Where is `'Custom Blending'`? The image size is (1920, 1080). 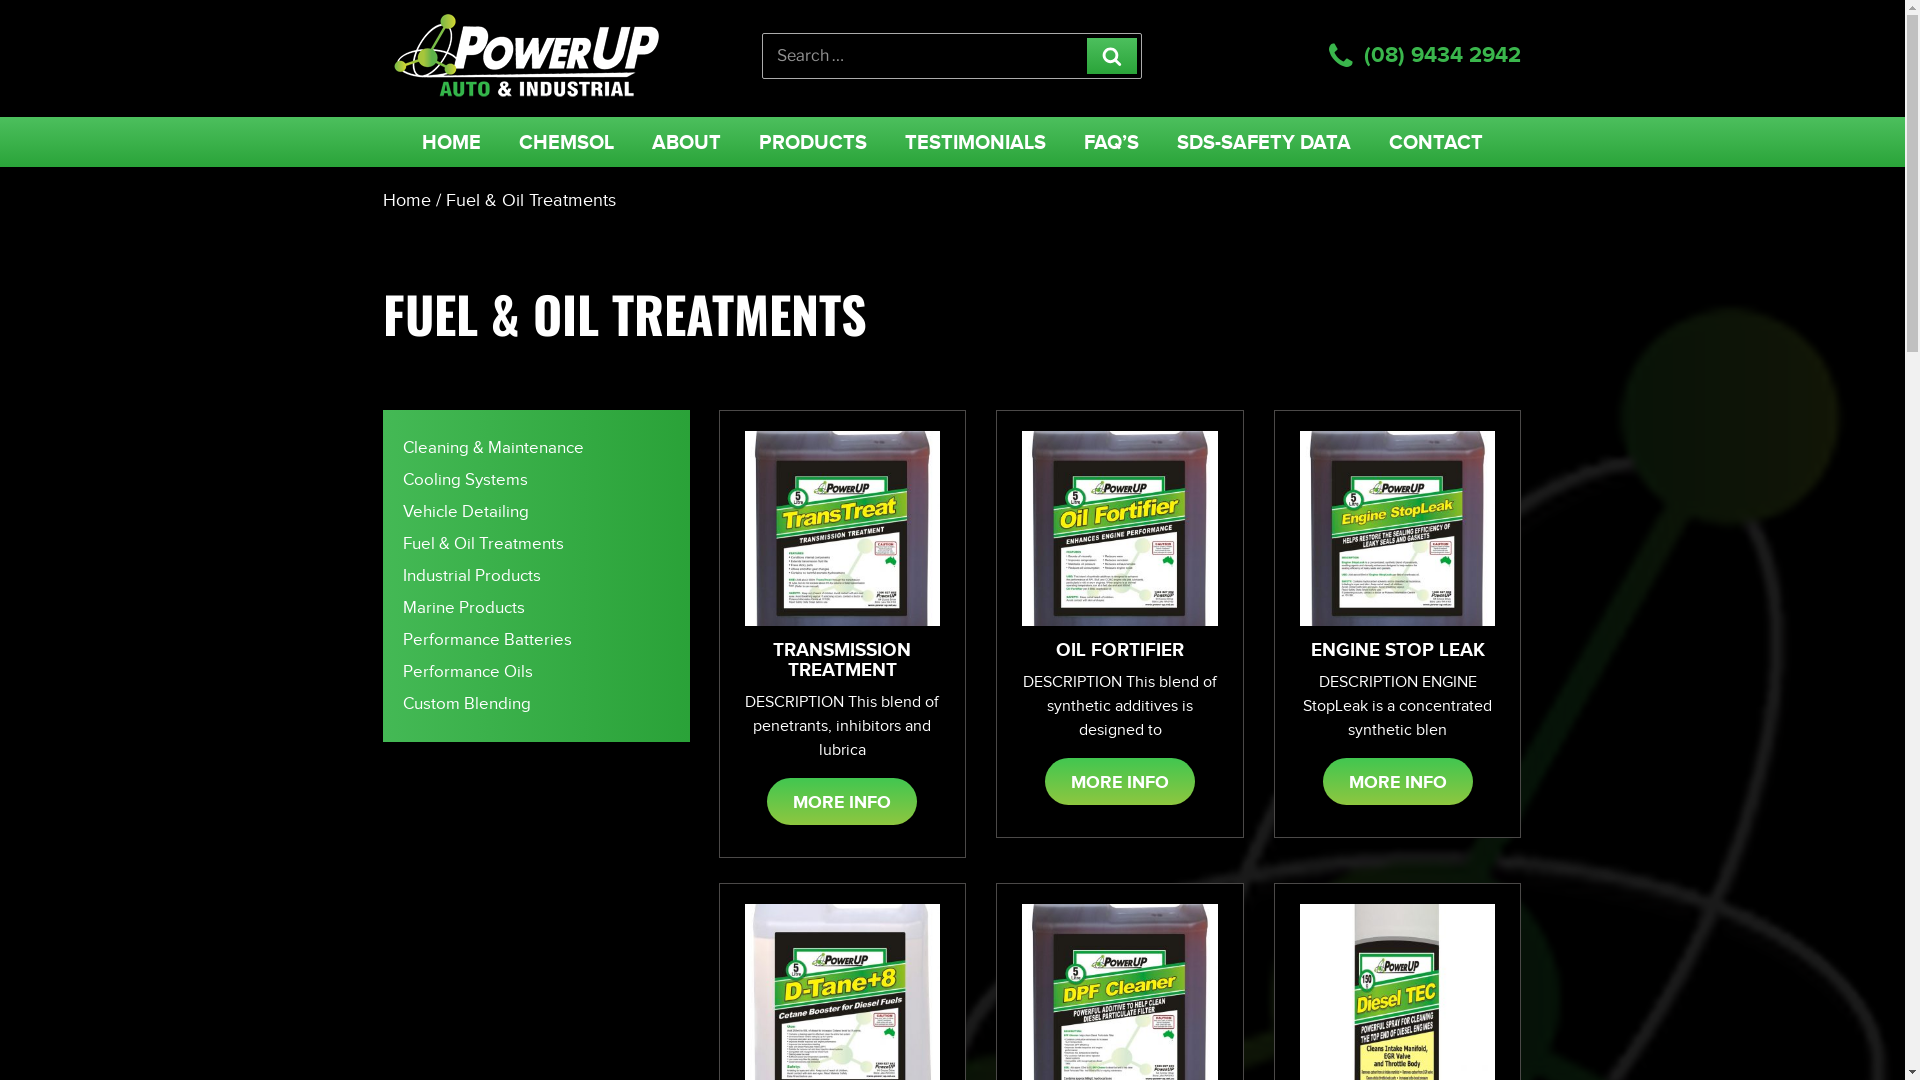
'Custom Blending' is located at coordinates (464, 703).